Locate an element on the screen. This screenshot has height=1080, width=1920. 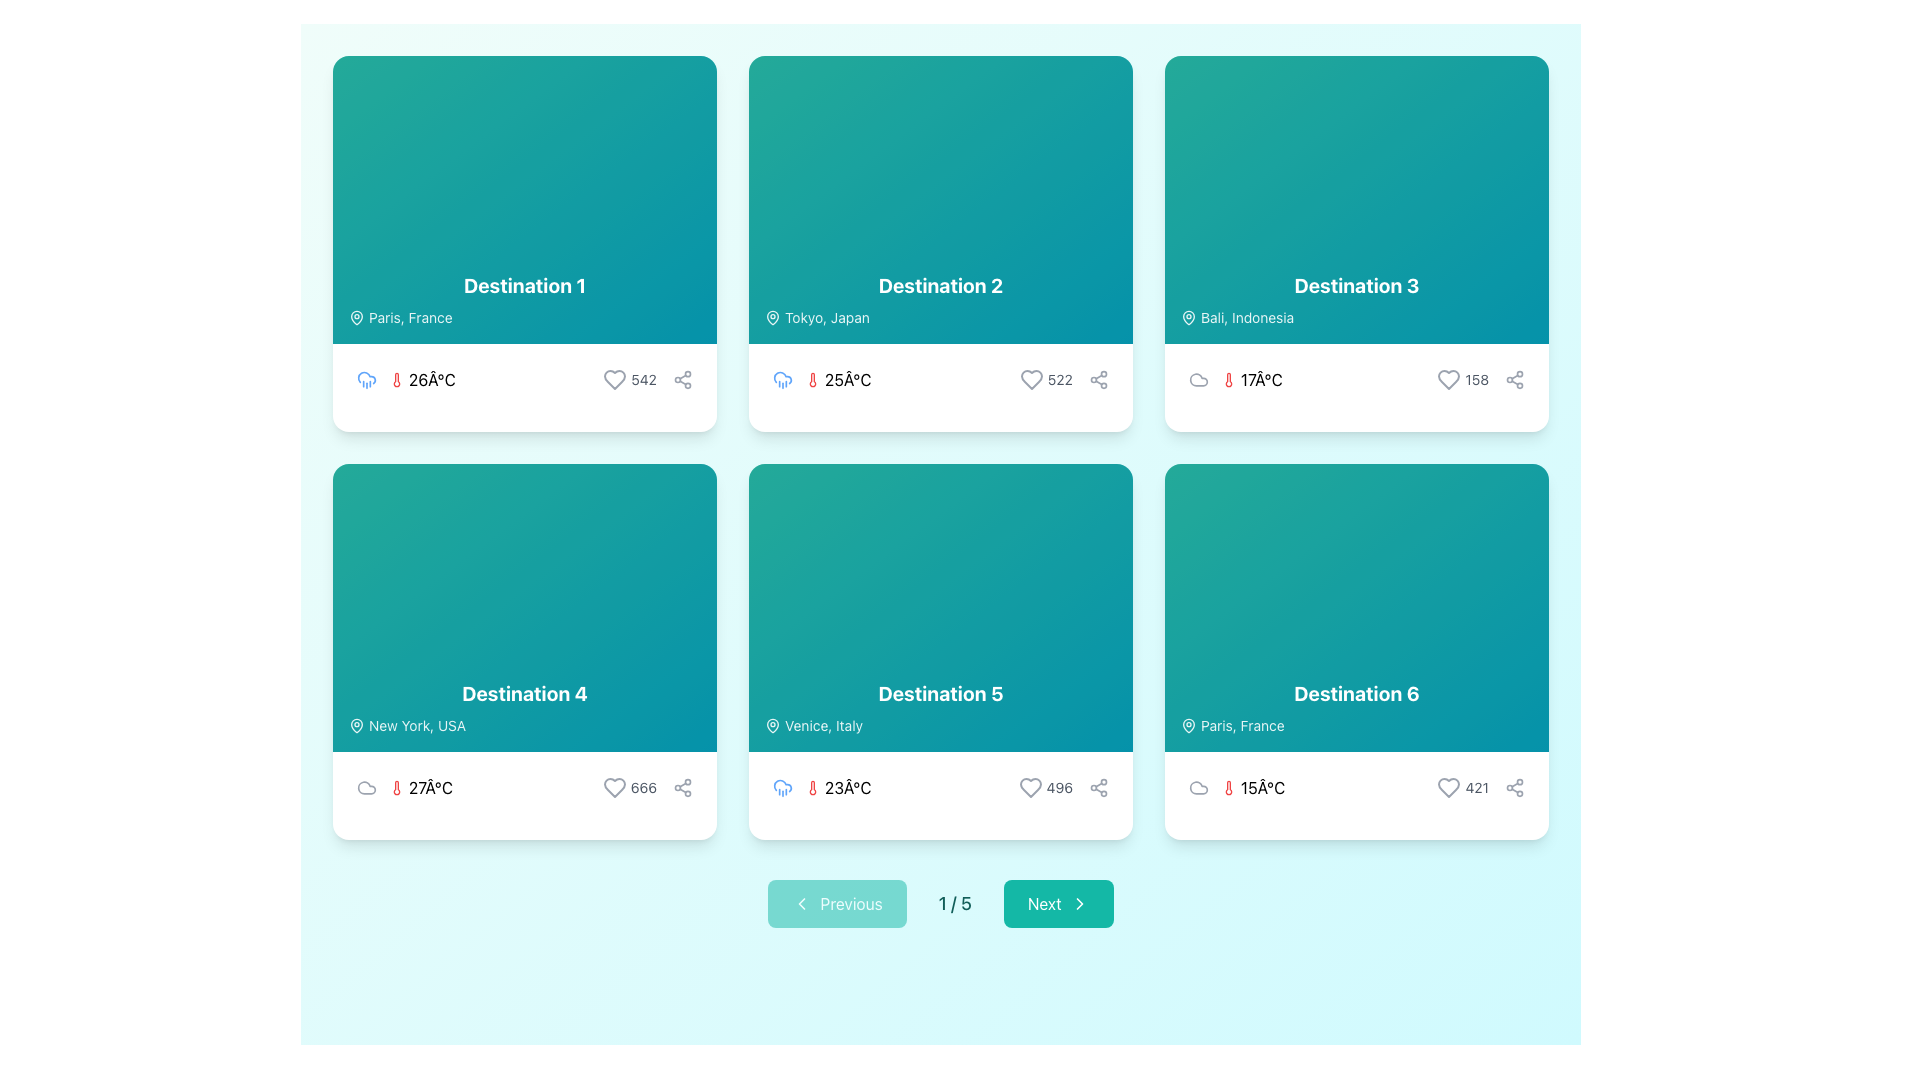
text content of the Text label that displays the title or name of the highlighted destination, located at the top of the card in the first row and third column of a grid layout is located at coordinates (1357, 285).